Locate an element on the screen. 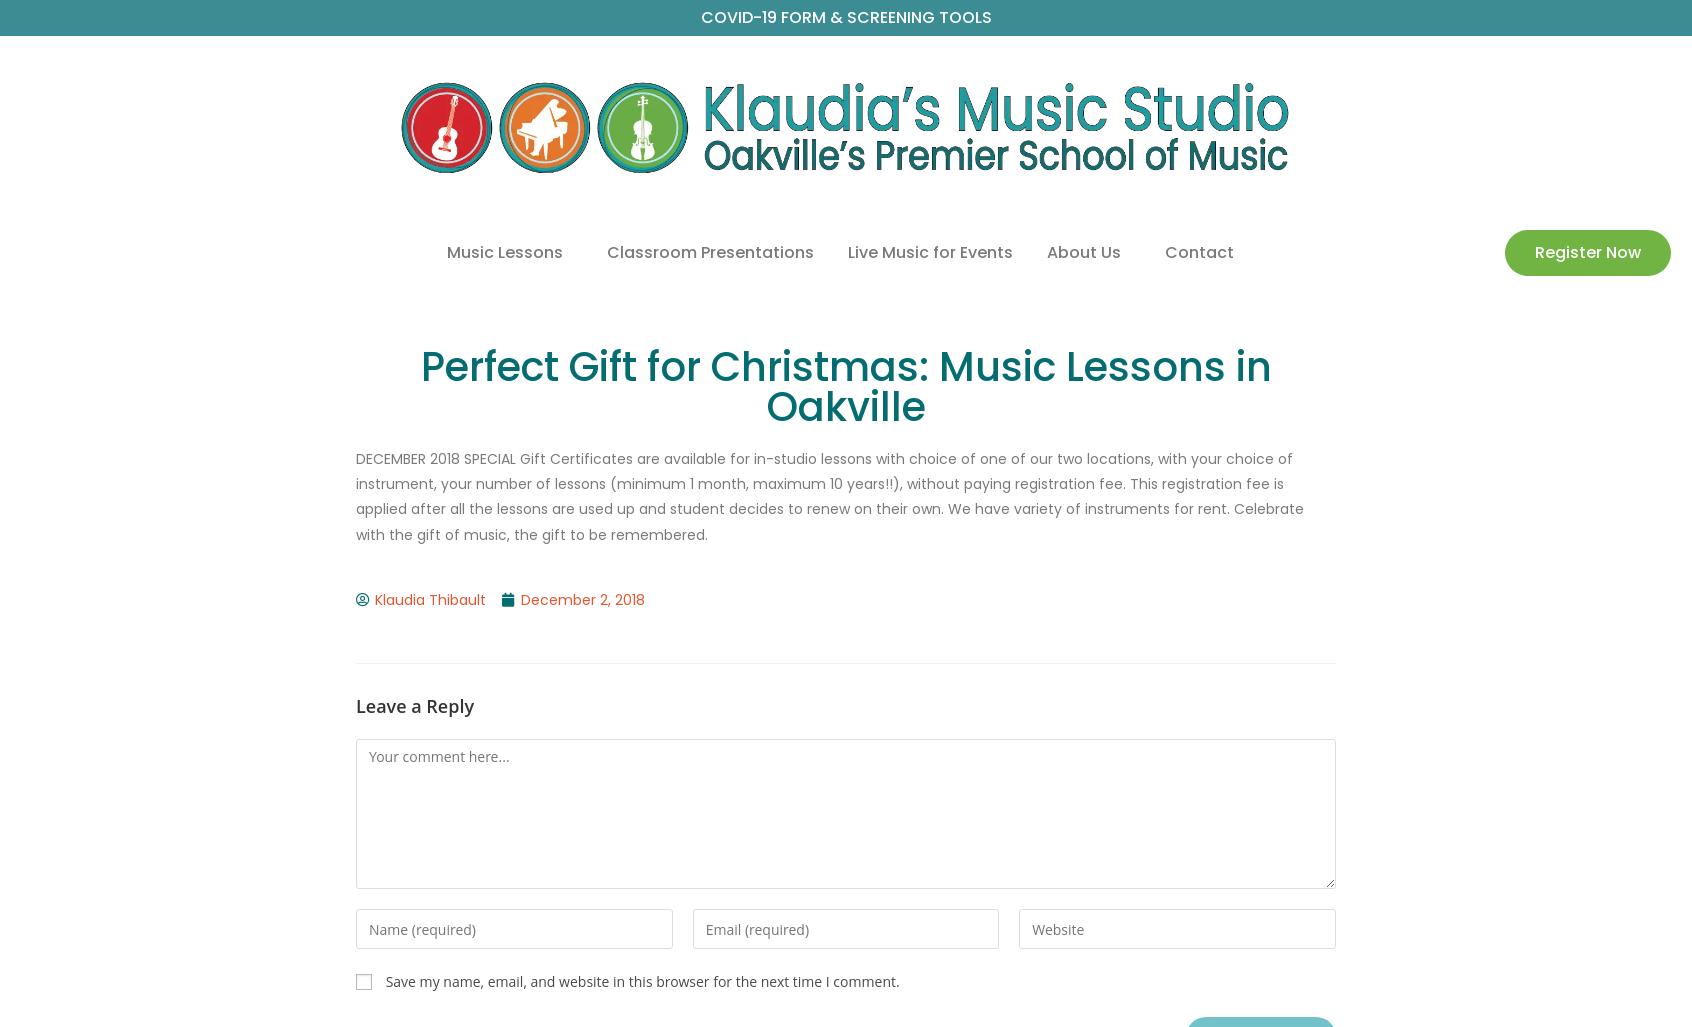  'December 2, 2018' is located at coordinates (582, 599).